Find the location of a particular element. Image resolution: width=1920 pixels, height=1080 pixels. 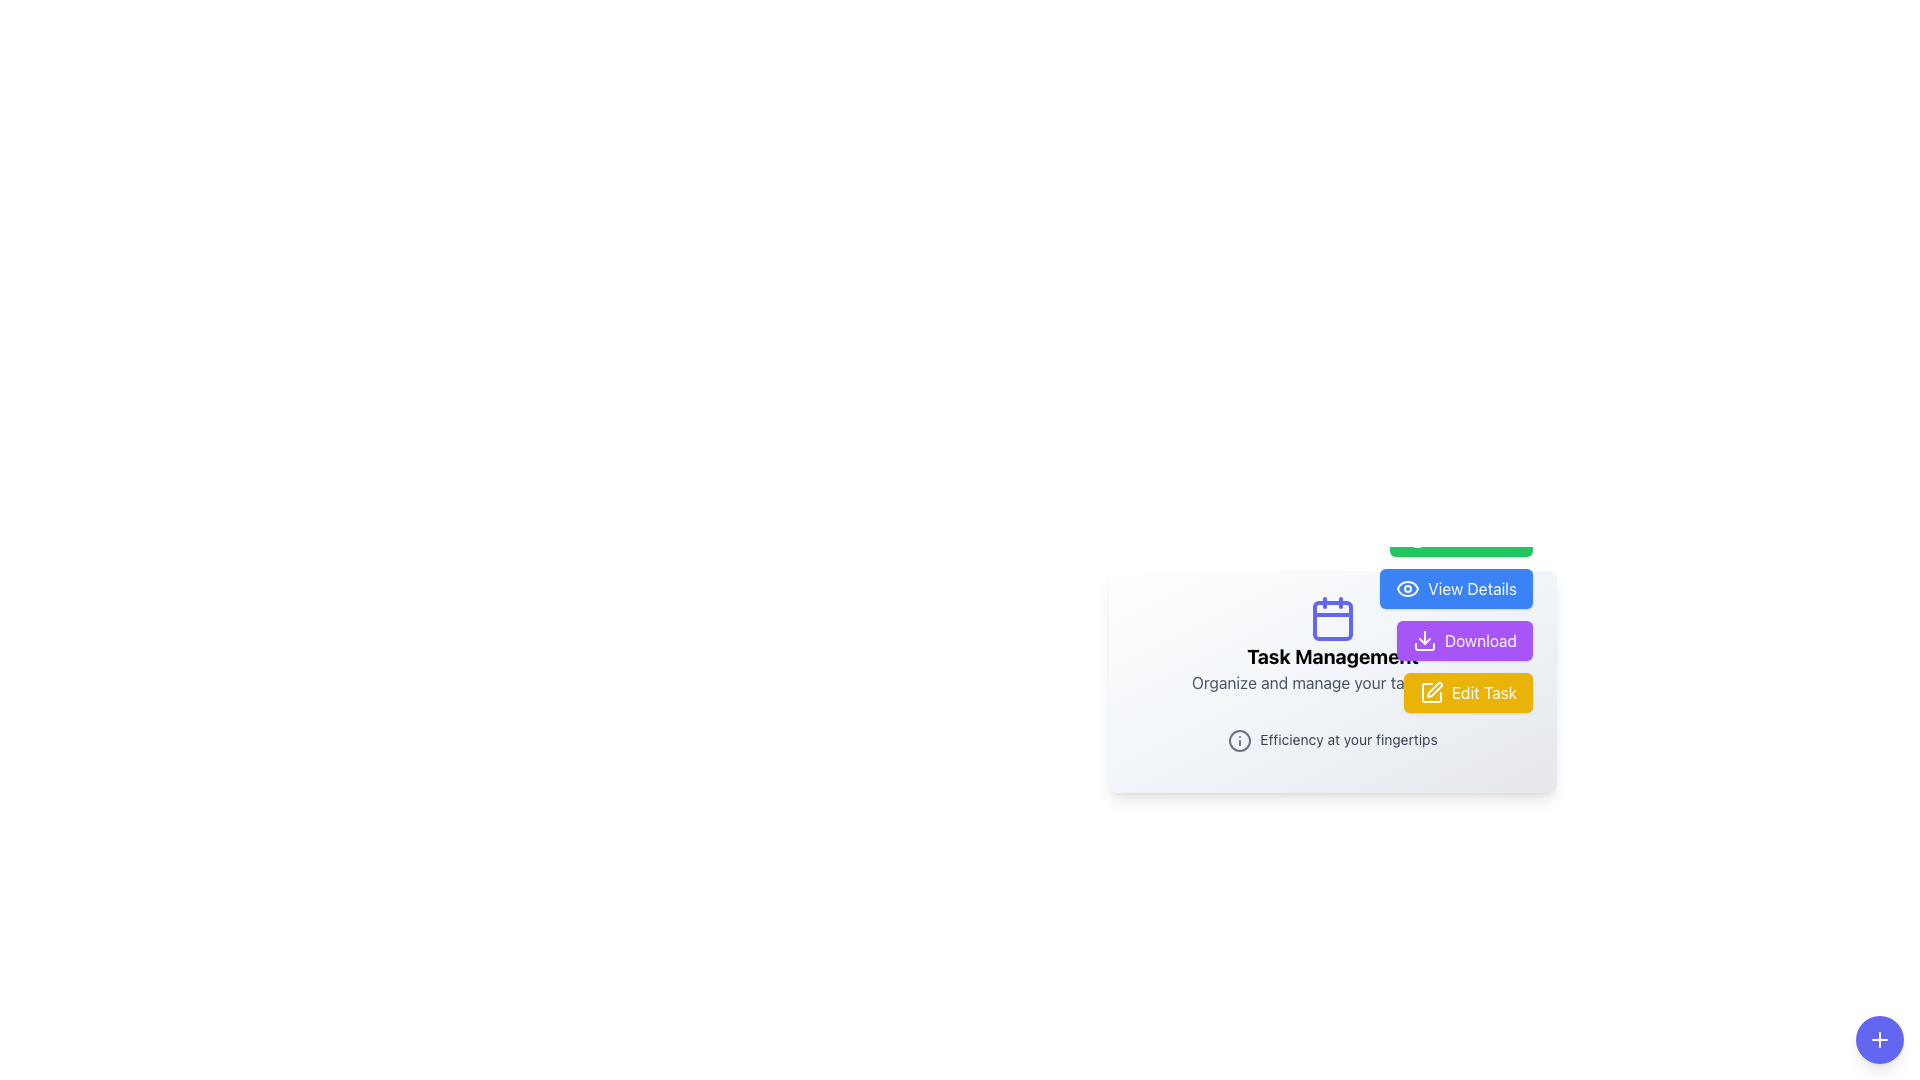

the lower segment of the graphical download icon, which is part of the purple rectangular button labeled 'Download' is located at coordinates (1423, 646).